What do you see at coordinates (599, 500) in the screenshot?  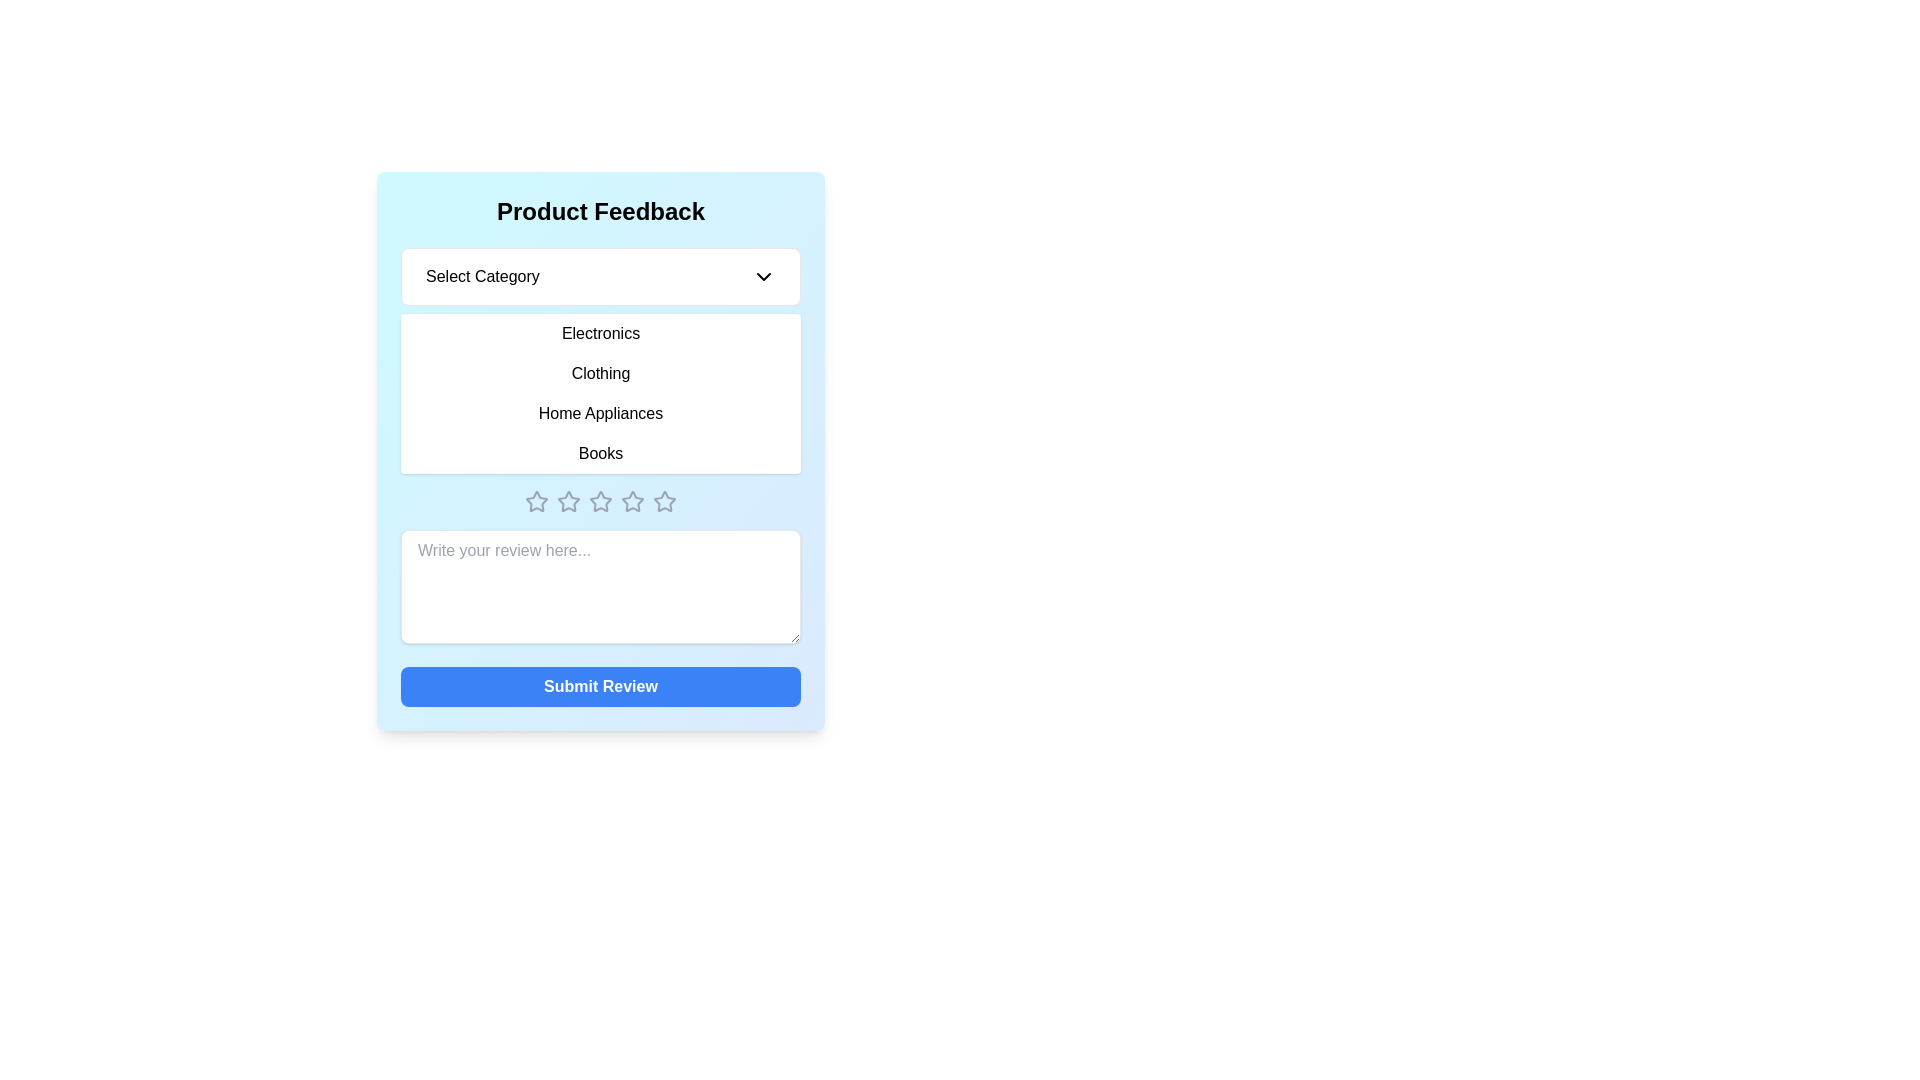 I see `the middle star of the Rating widget in the Product Feedback section` at bounding box center [599, 500].